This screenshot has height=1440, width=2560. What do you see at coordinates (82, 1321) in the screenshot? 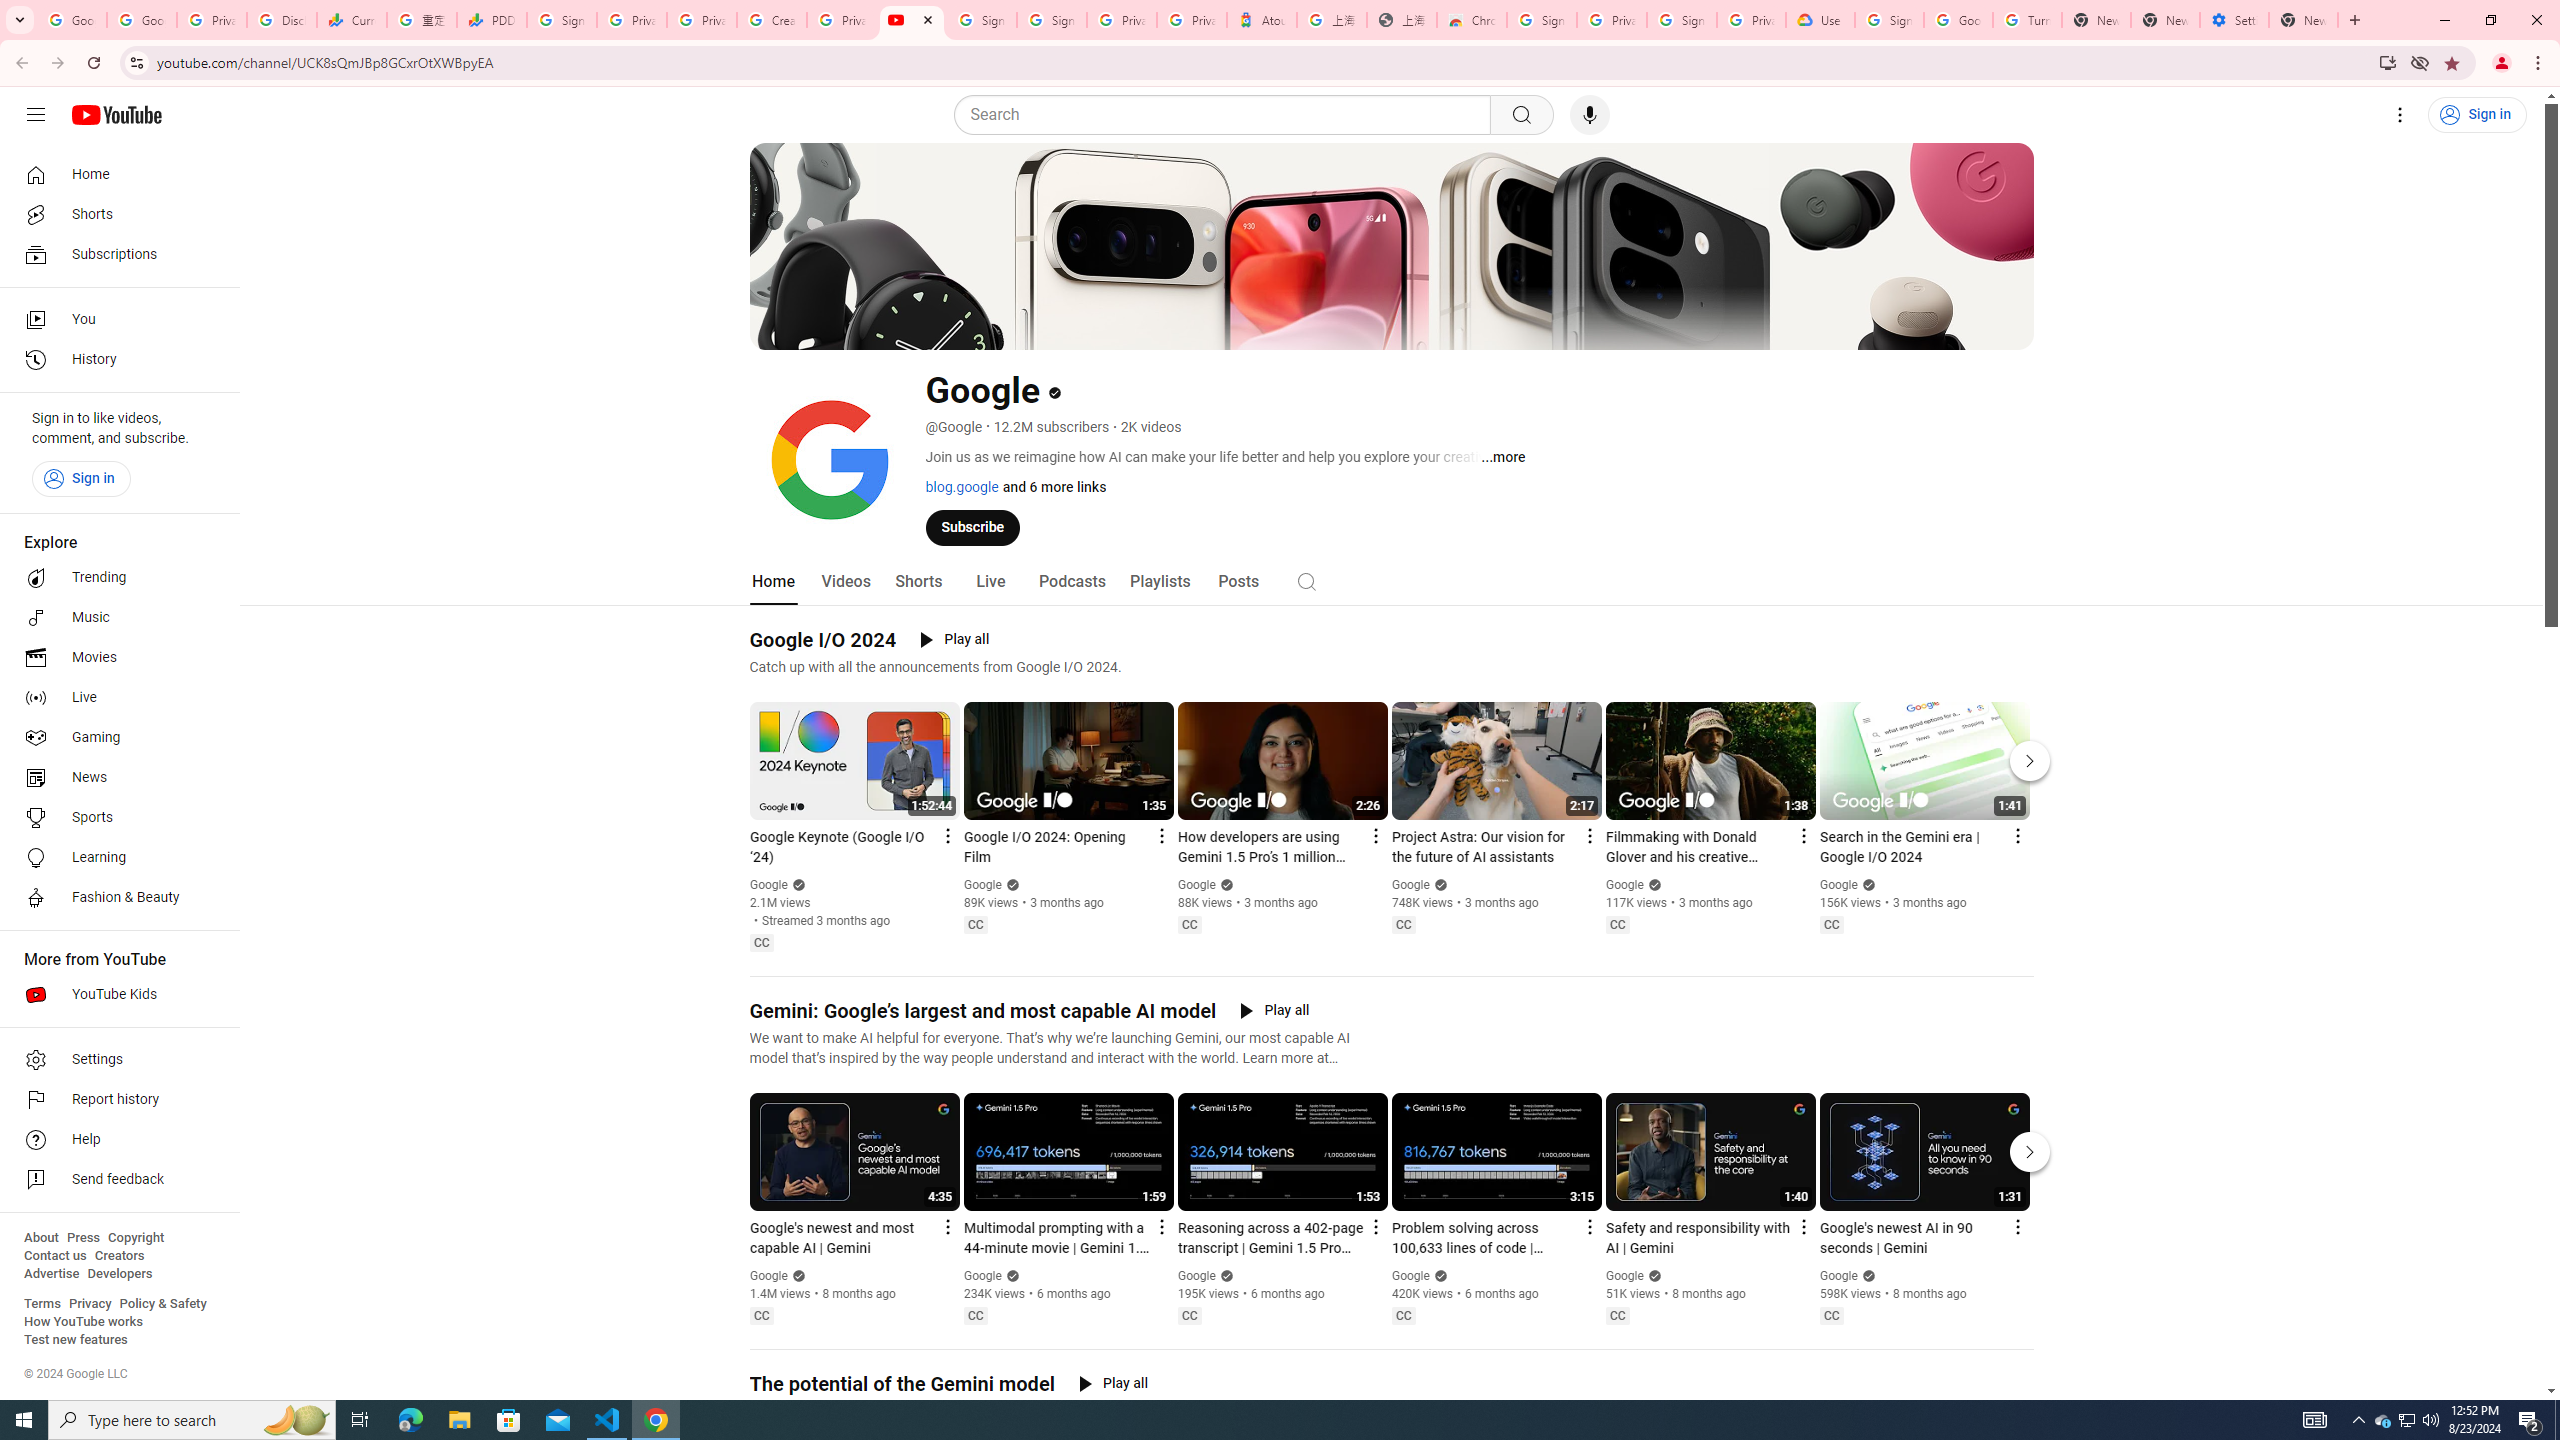
I see `'How YouTube works'` at bounding box center [82, 1321].